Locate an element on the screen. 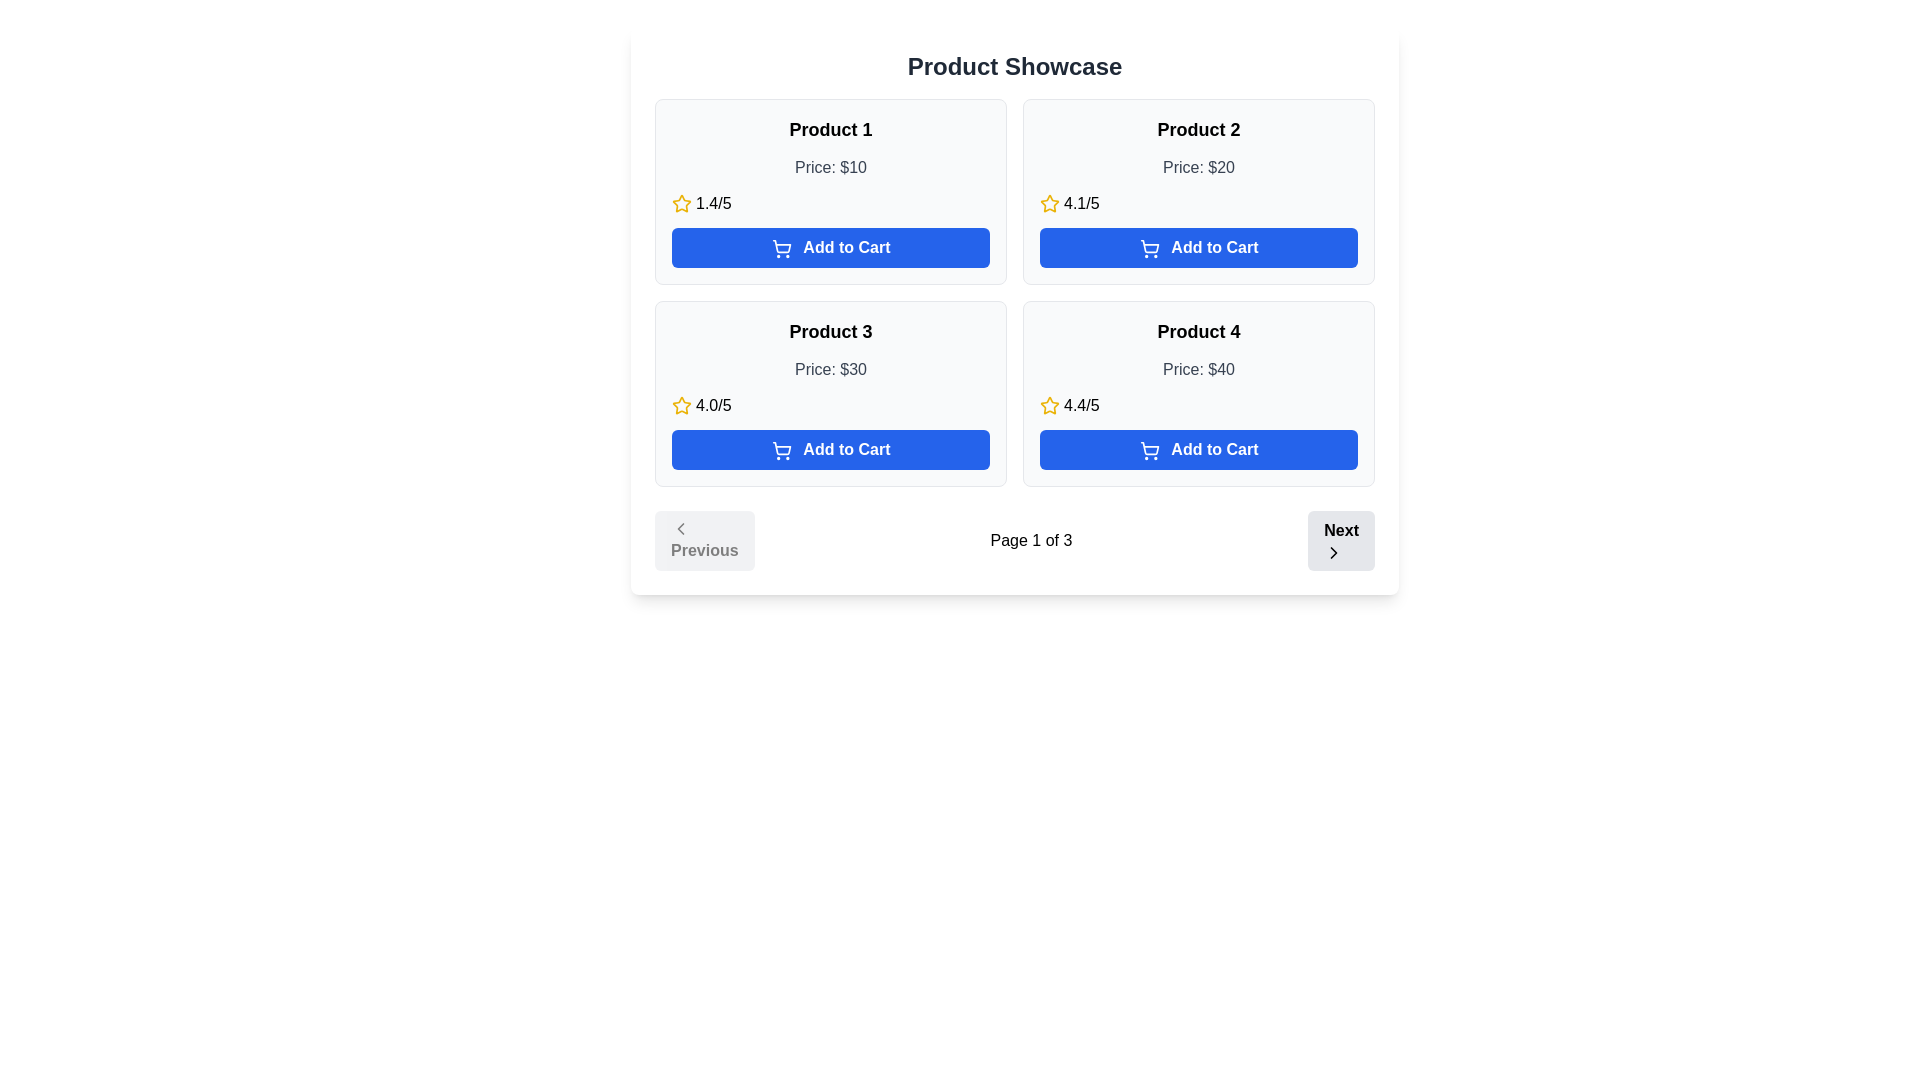 This screenshot has width=1920, height=1080. displayed rating '1.4/5' which is styled with medium font weight and located to the right of a star icon in the 'Product 1' card is located at coordinates (713, 204).